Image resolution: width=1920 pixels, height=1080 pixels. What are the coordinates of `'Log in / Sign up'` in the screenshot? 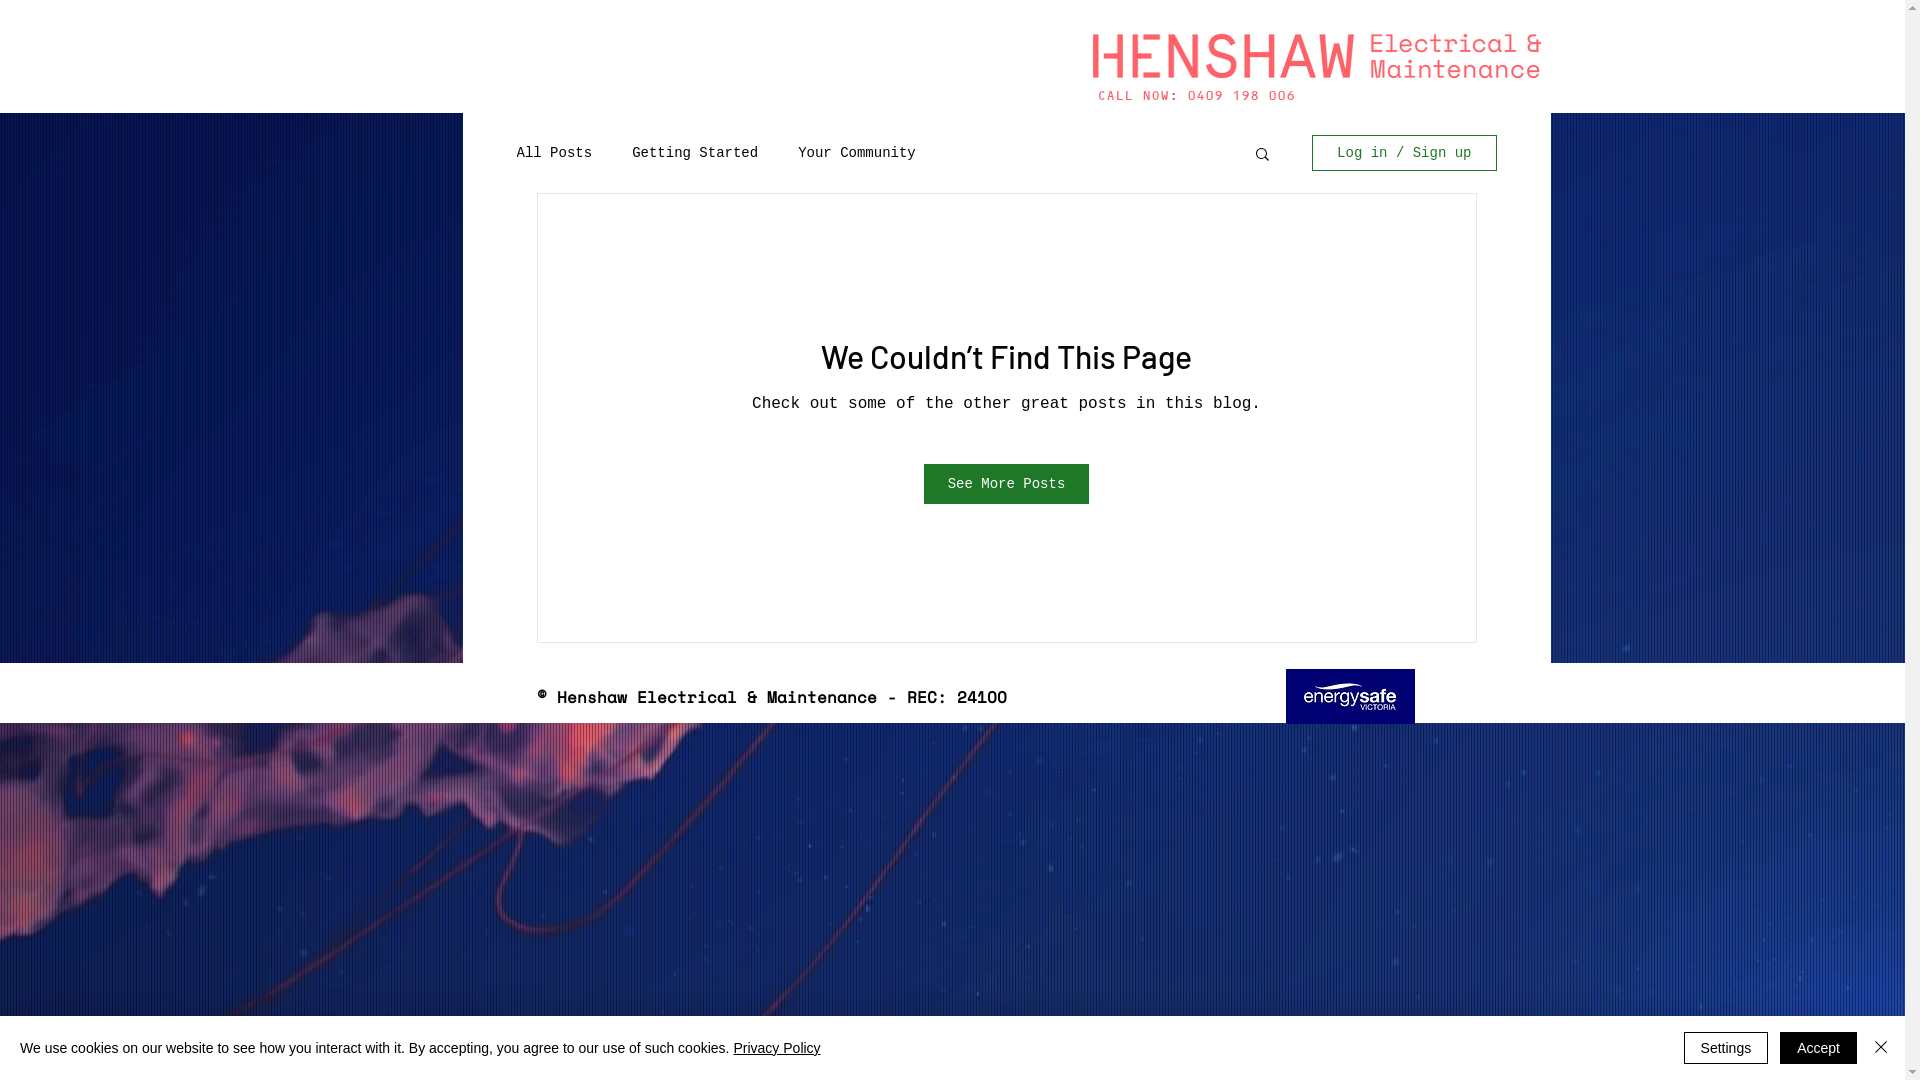 It's located at (1311, 152).